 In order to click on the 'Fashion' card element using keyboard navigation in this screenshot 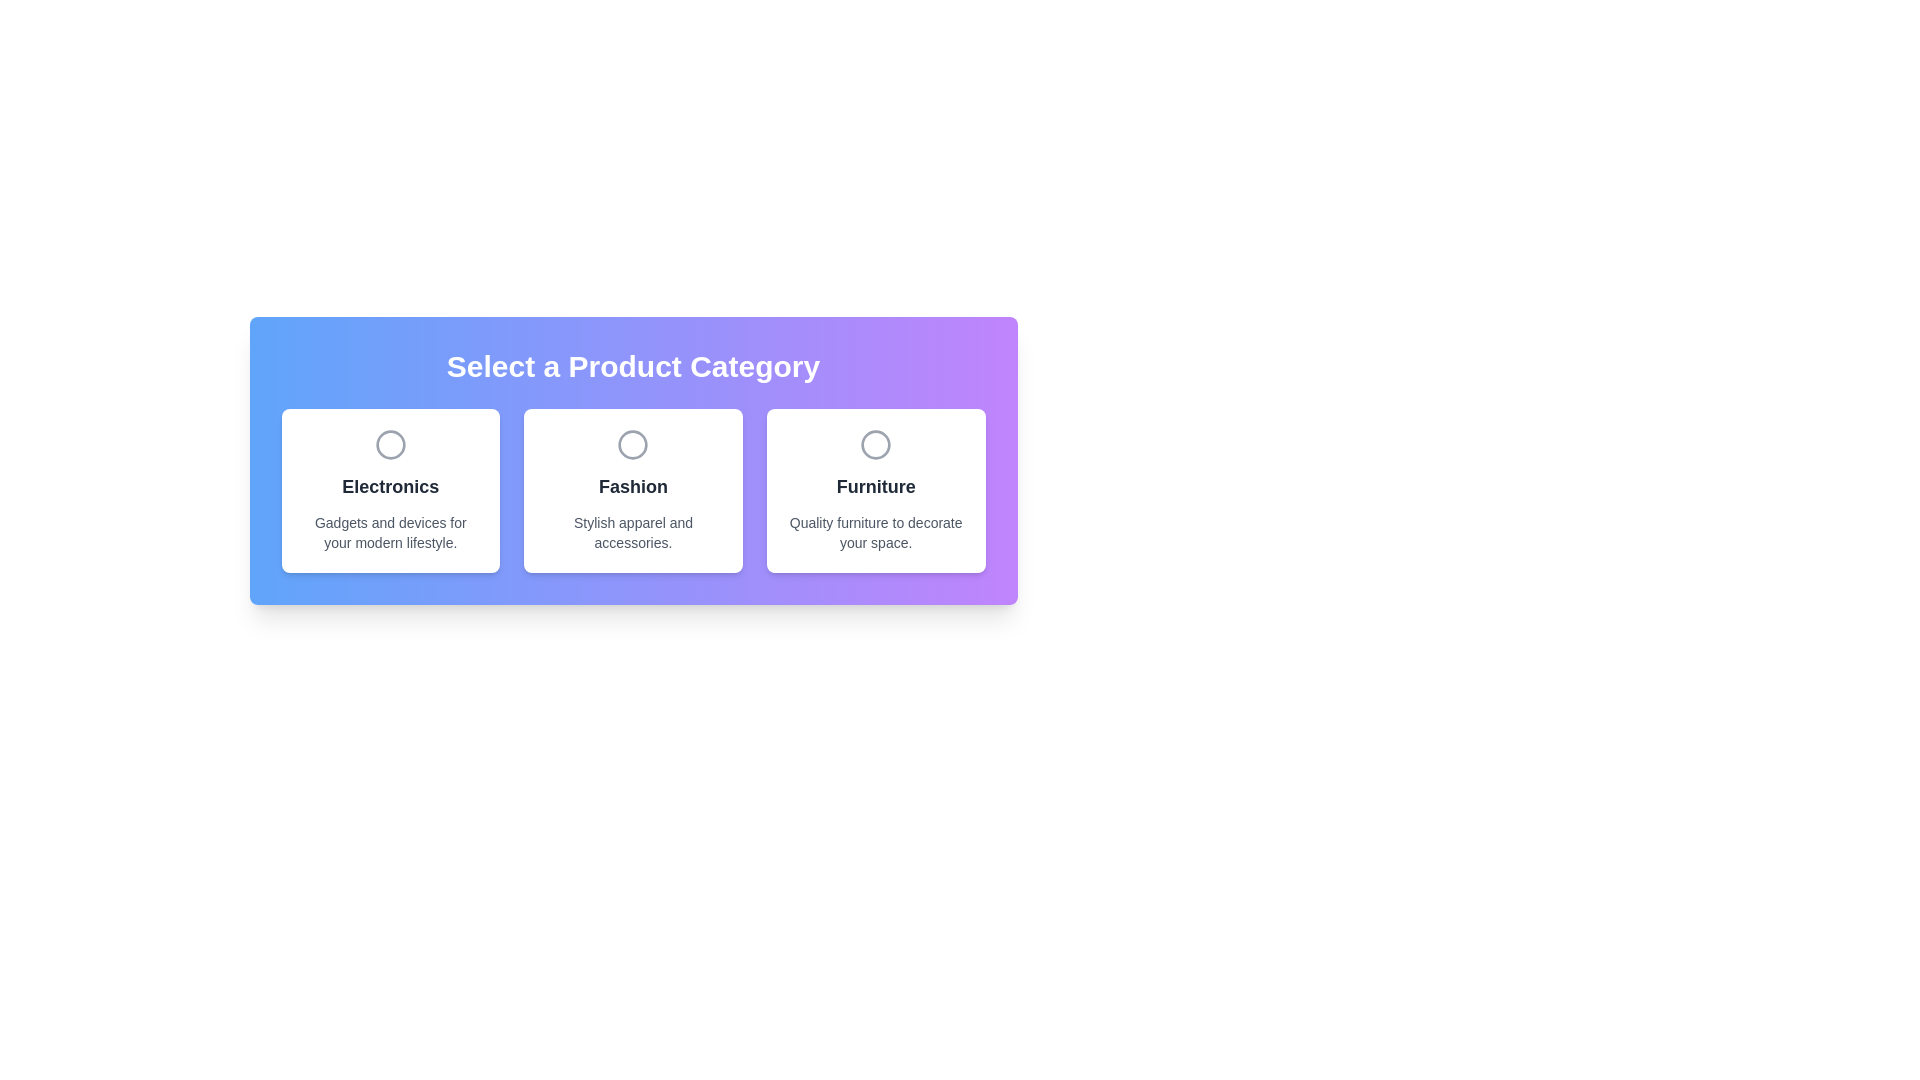, I will do `click(632, 490)`.